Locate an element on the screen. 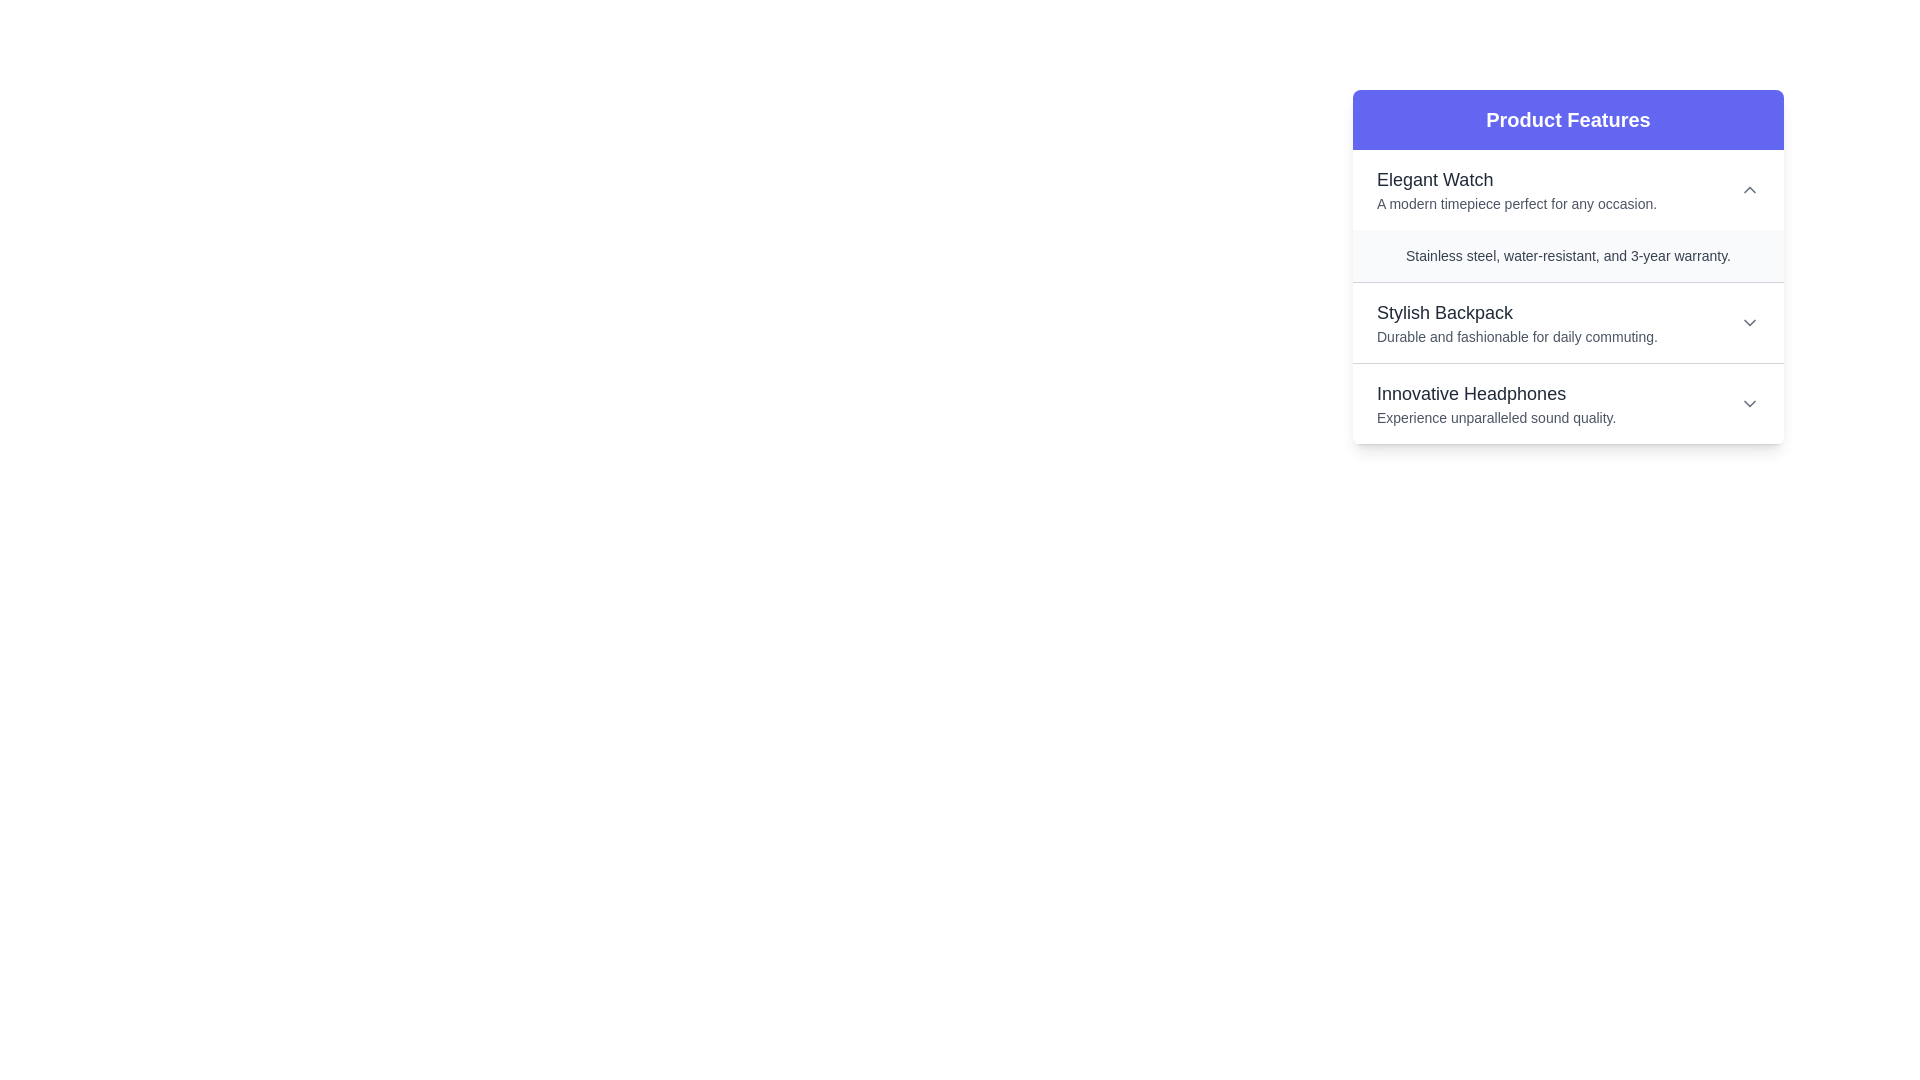  the Collapsible header labeled 'Product Features' is located at coordinates (1567, 189).